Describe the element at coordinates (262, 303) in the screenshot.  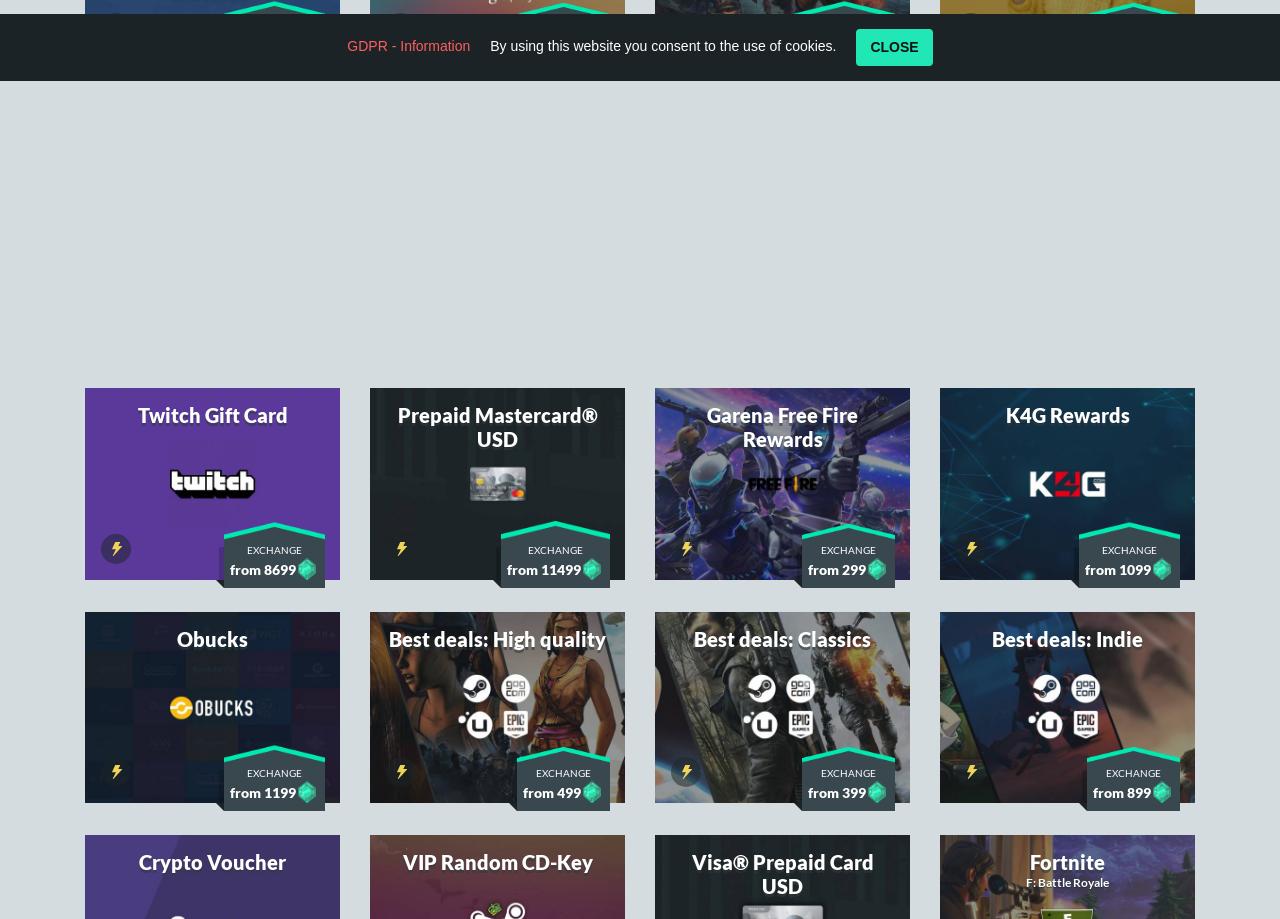
I see `'from 8699'` at that location.